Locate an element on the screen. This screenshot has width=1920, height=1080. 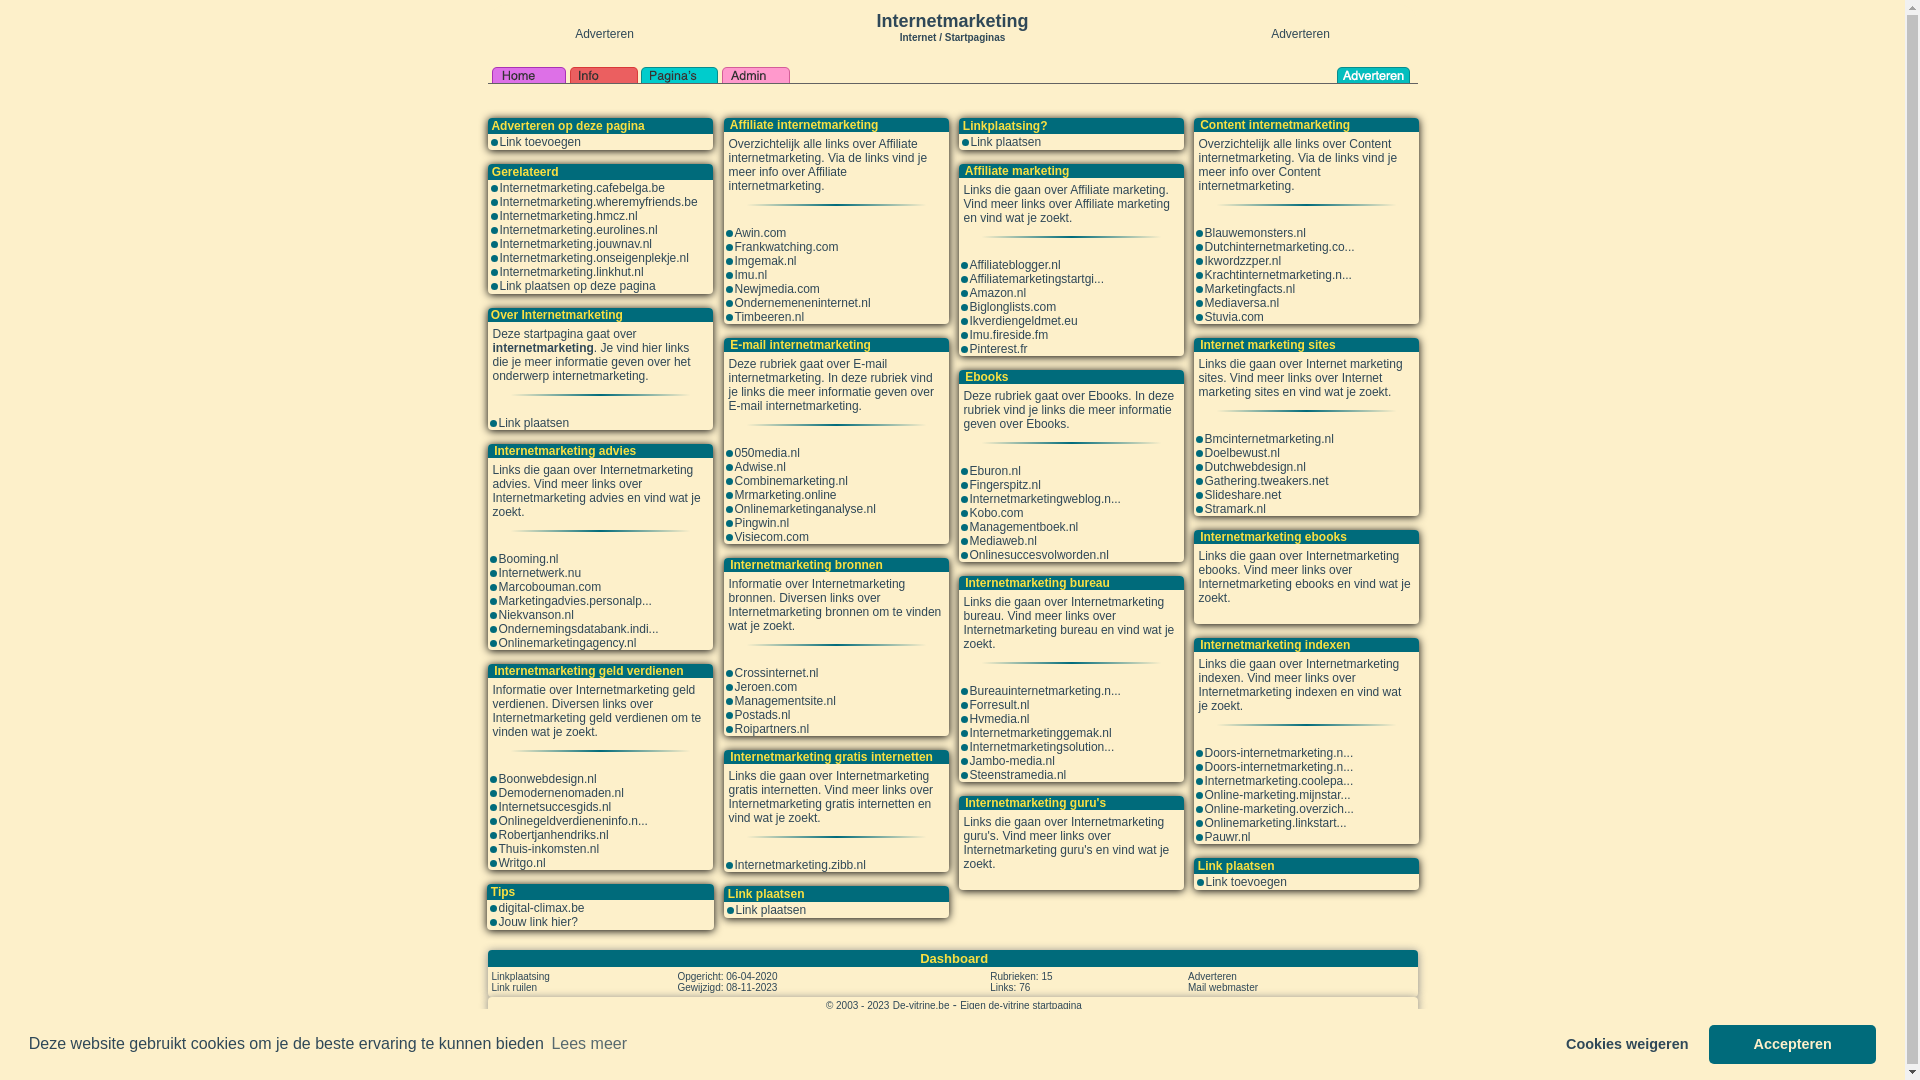
'Link toevoegen' is located at coordinates (540, 141).